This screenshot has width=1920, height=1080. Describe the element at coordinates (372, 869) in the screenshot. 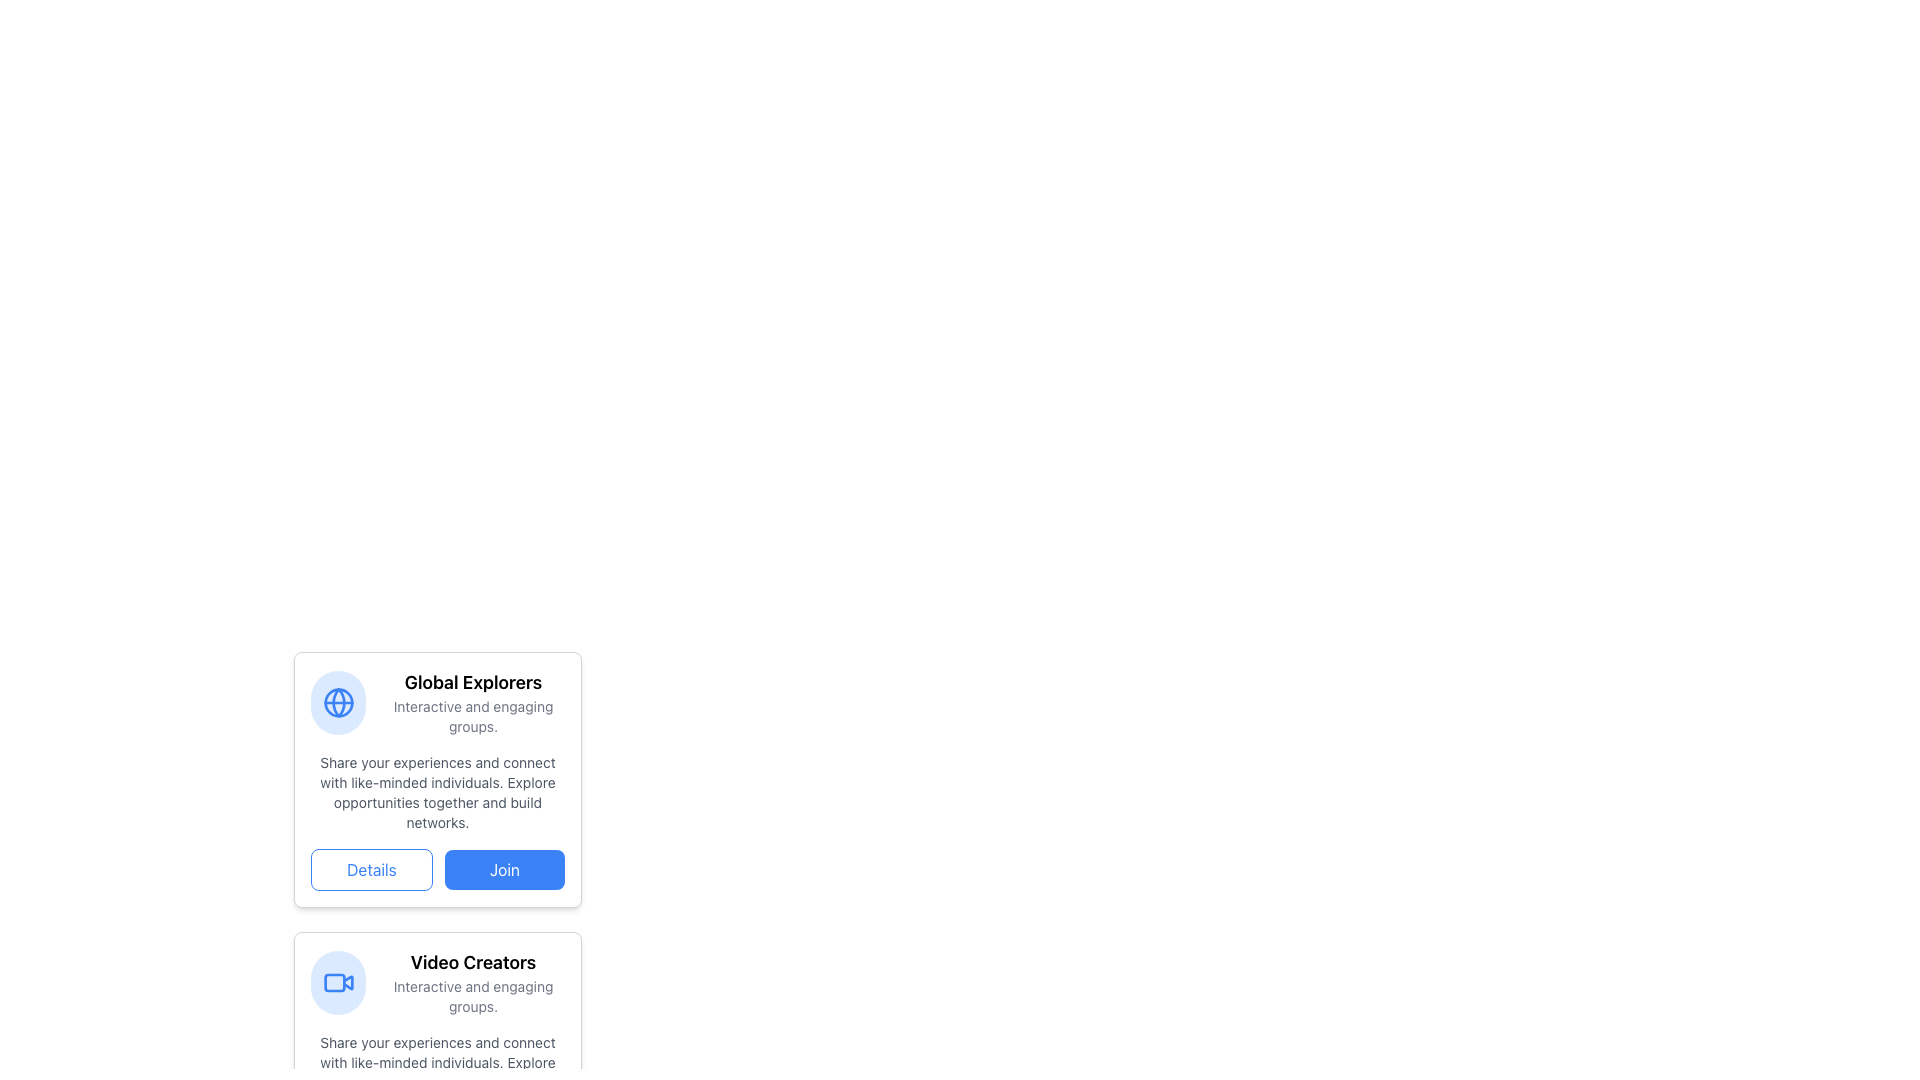

I see `the 'Details' button located in the bottom-left area of the 'Global Explorers' card` at that location.